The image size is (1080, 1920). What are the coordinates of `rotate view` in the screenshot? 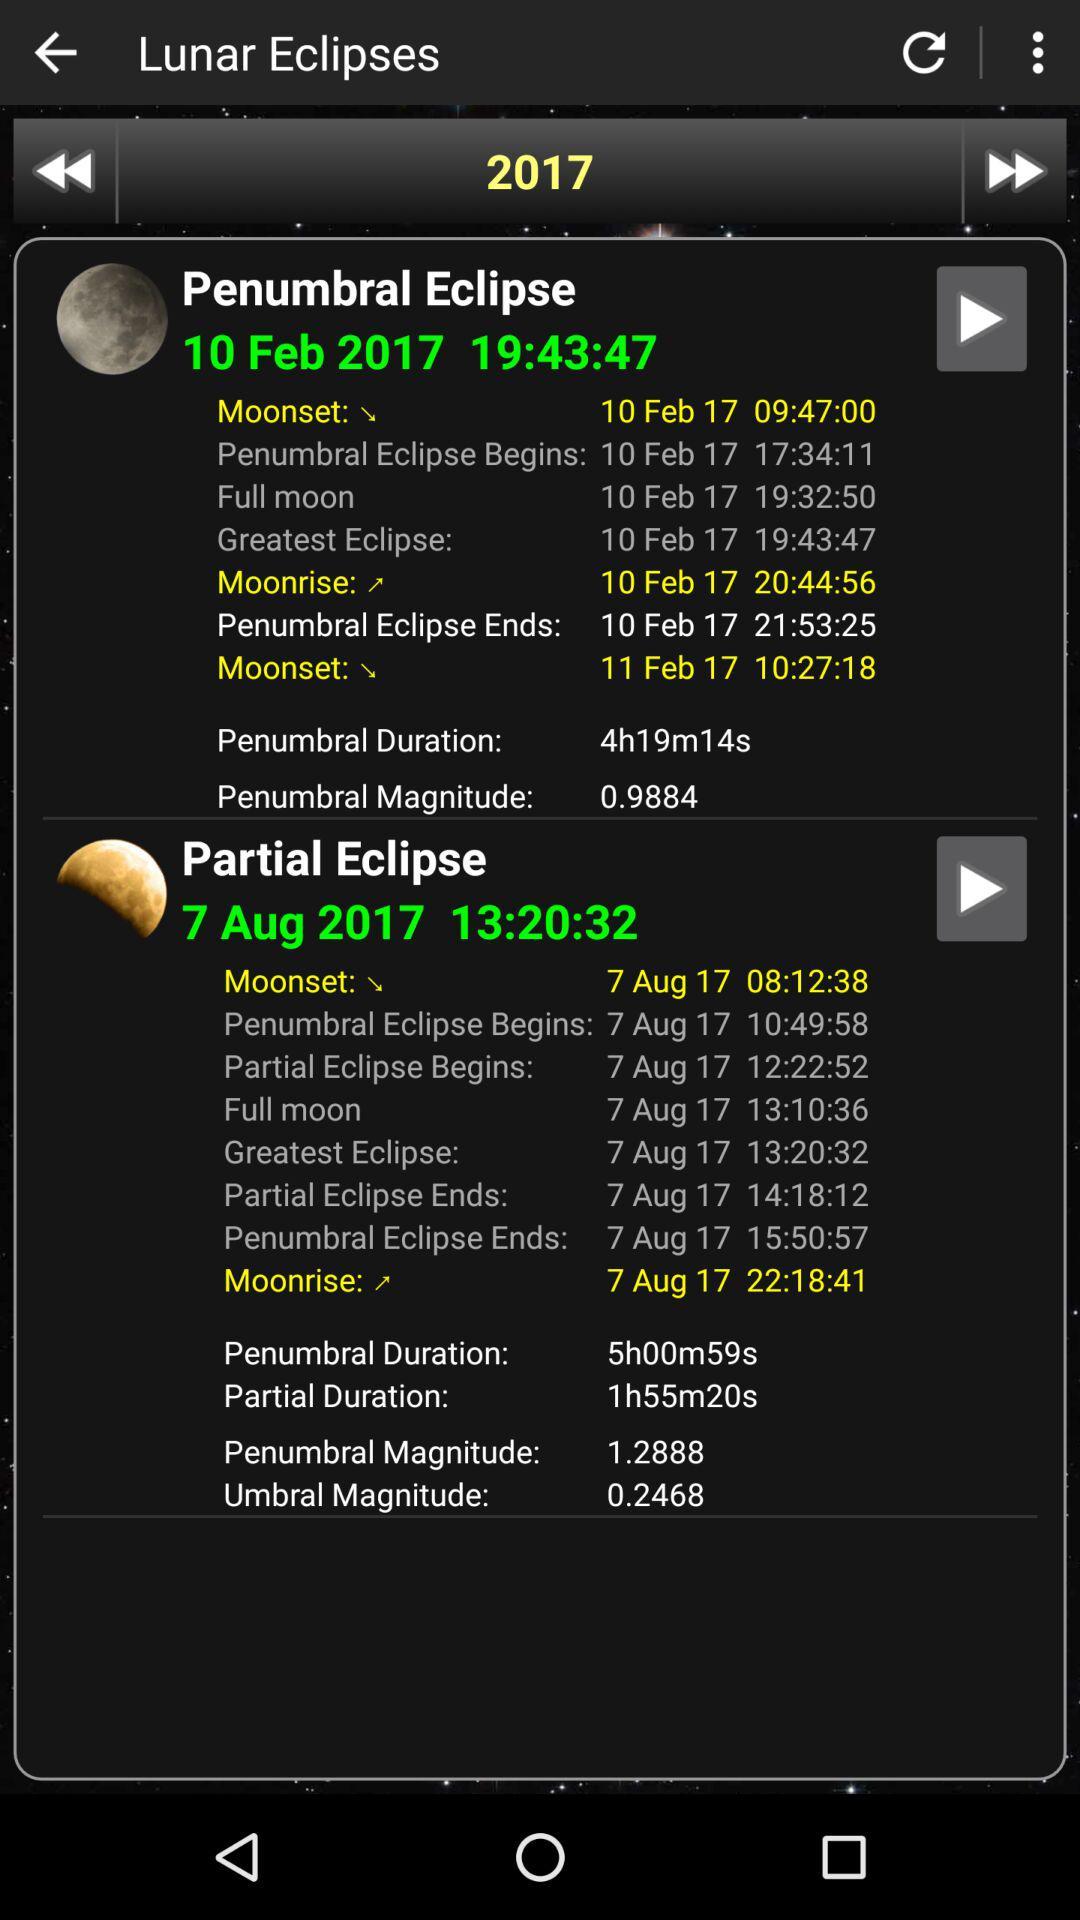 It's located at (924, 52).